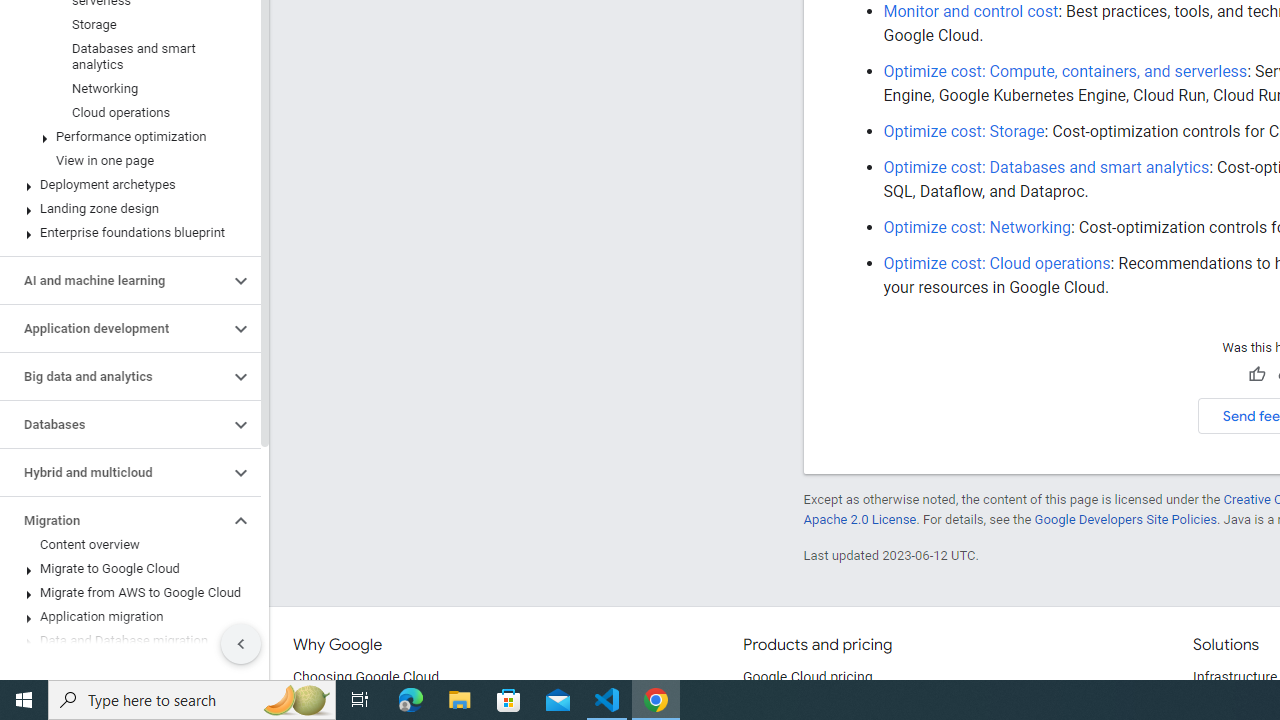  I want to click on 'Hybrid and multicloud', so click(113, 473).